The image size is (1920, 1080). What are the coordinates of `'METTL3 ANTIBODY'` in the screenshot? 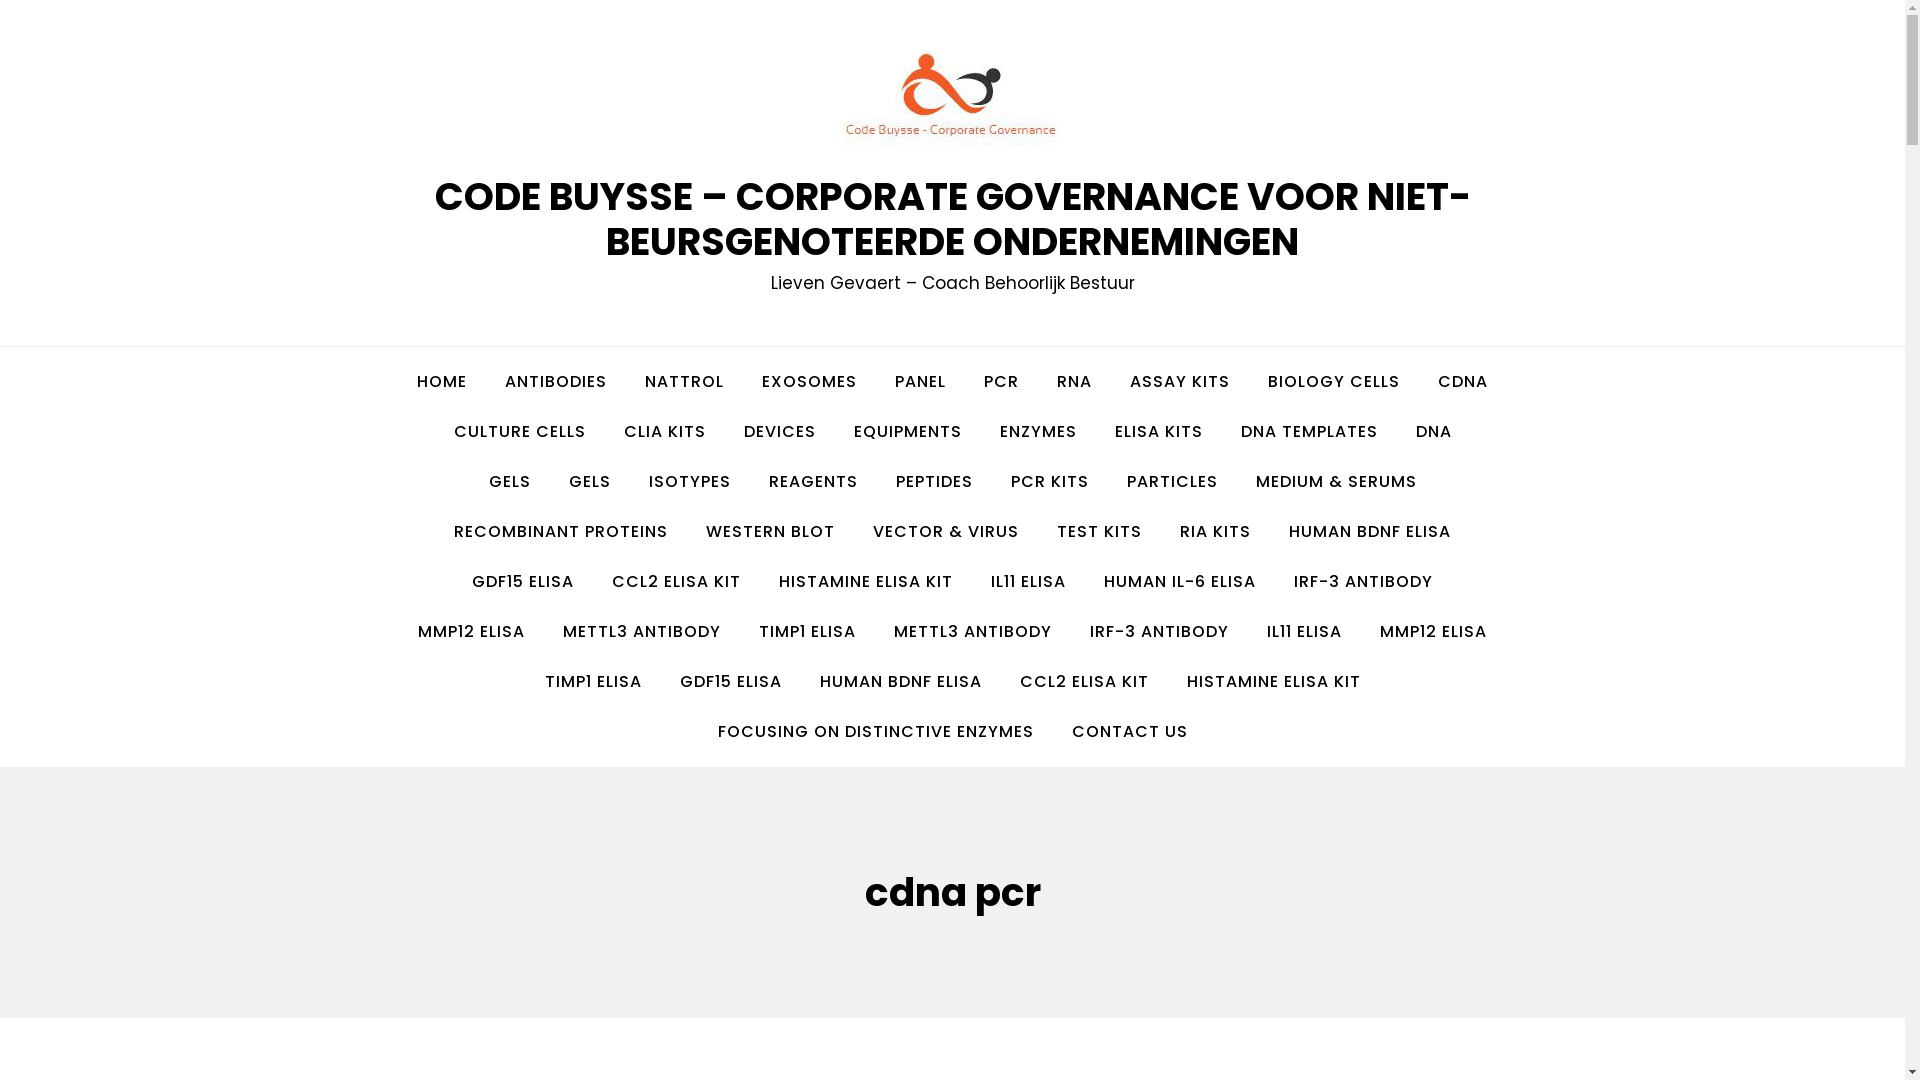 It's located at (973, 632).